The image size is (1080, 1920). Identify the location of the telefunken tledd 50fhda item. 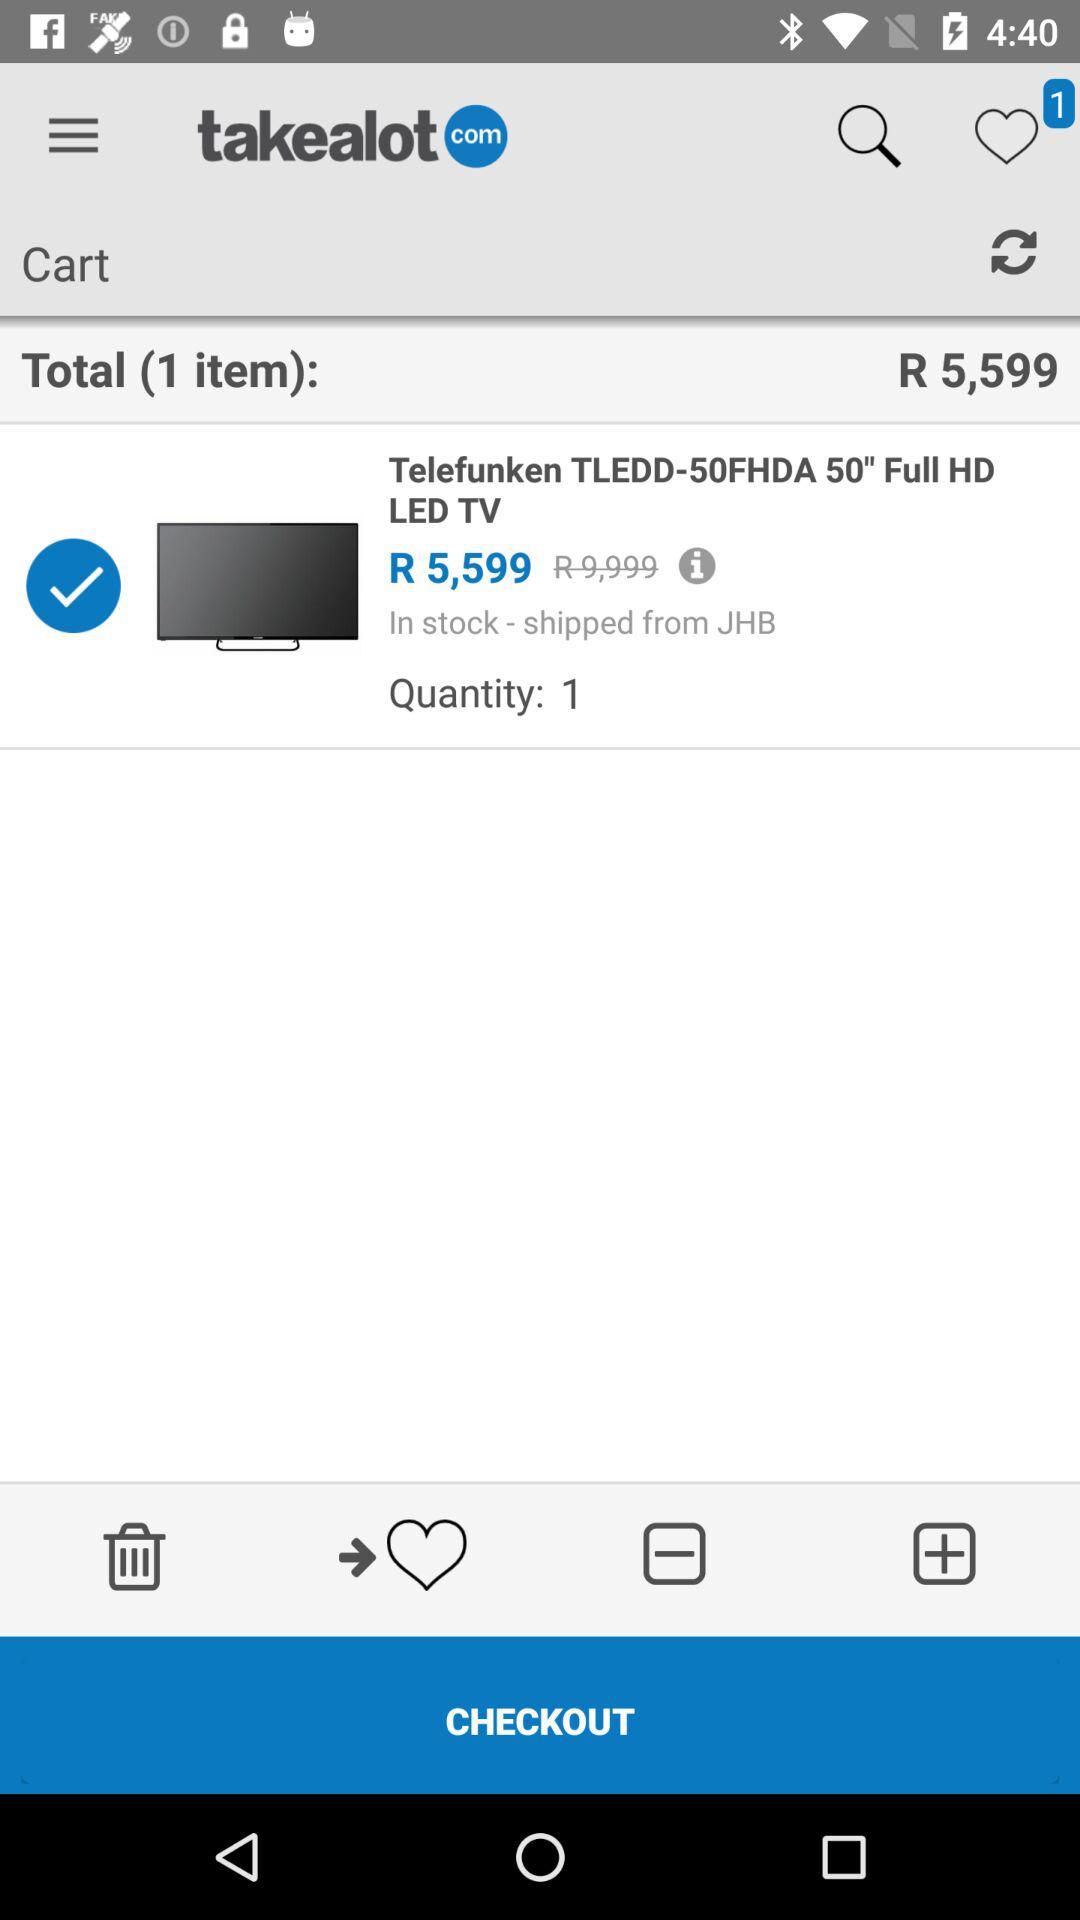
(723, 489).